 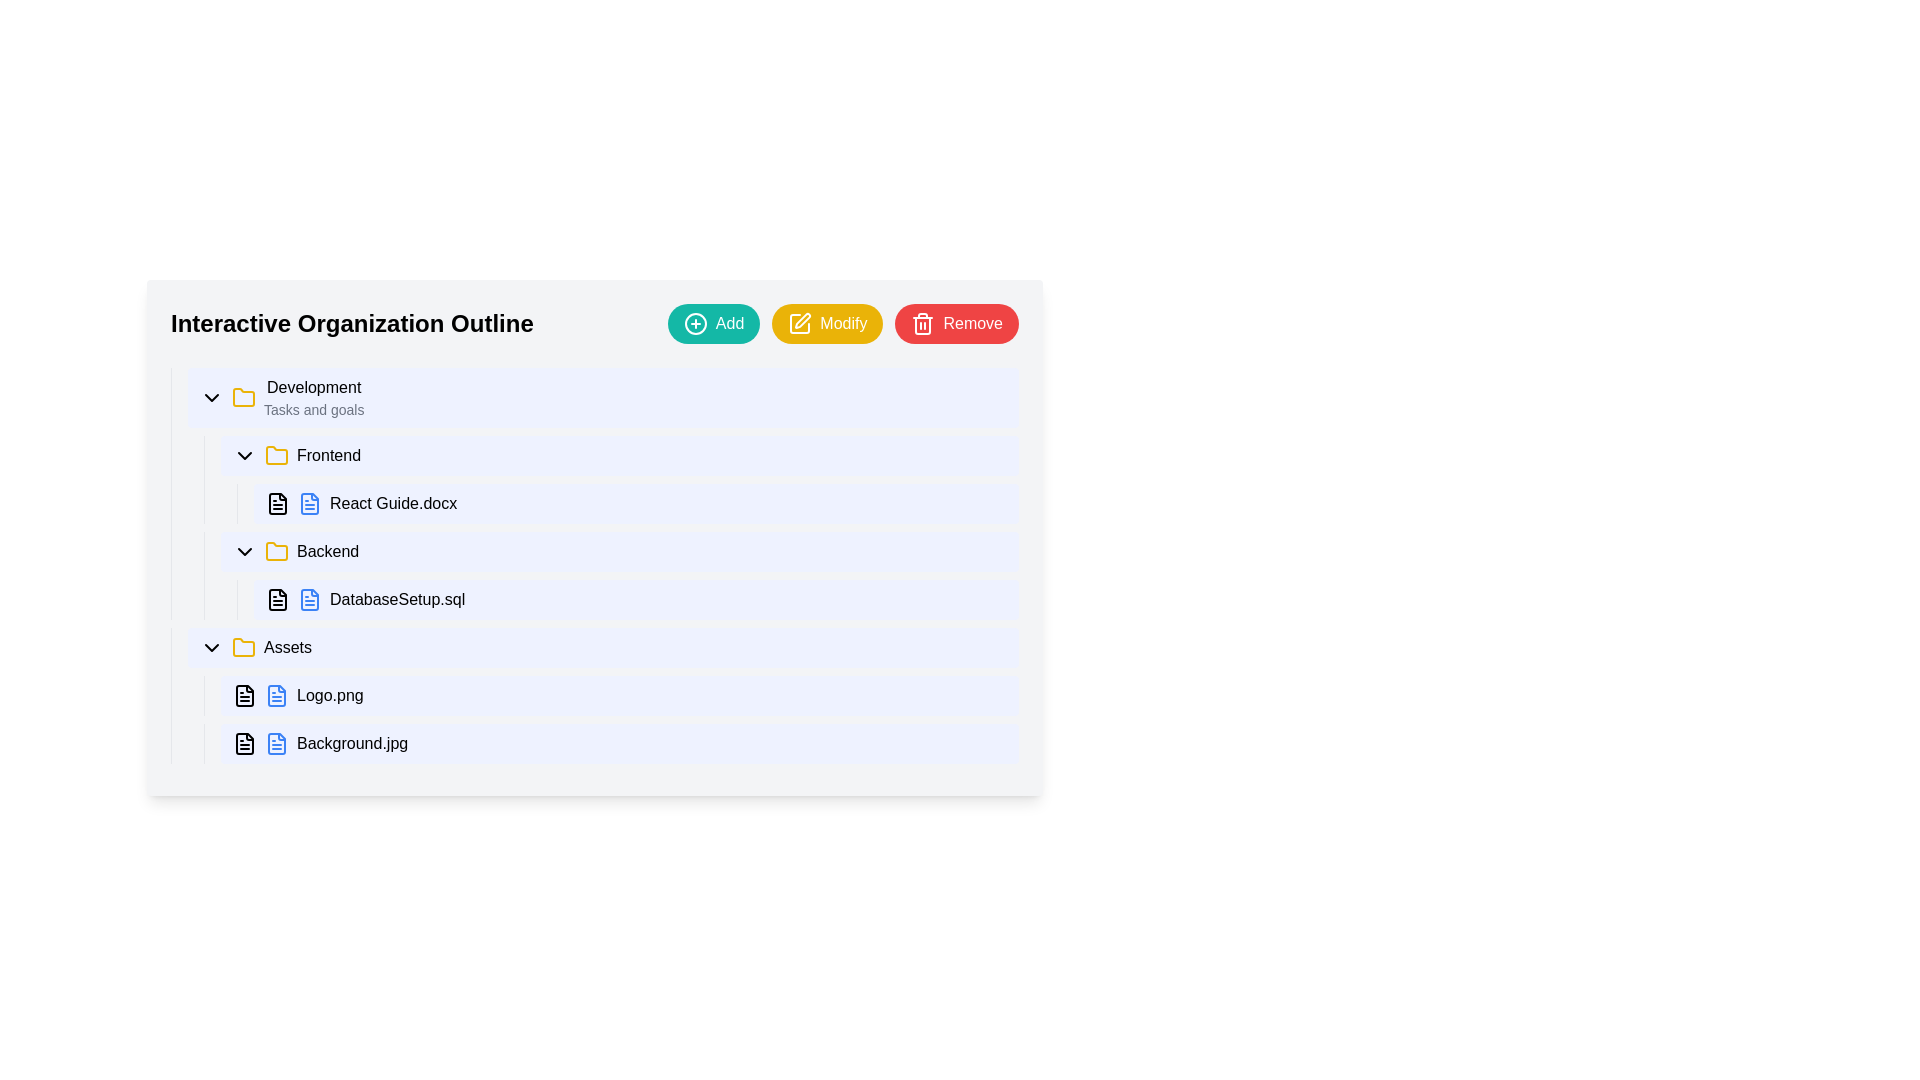 What do you see at coordinates (602, 527) in the screenshot?
I see `the 'Frontend' section of the hierarchical tree structure` at bounding box center [602, 527].